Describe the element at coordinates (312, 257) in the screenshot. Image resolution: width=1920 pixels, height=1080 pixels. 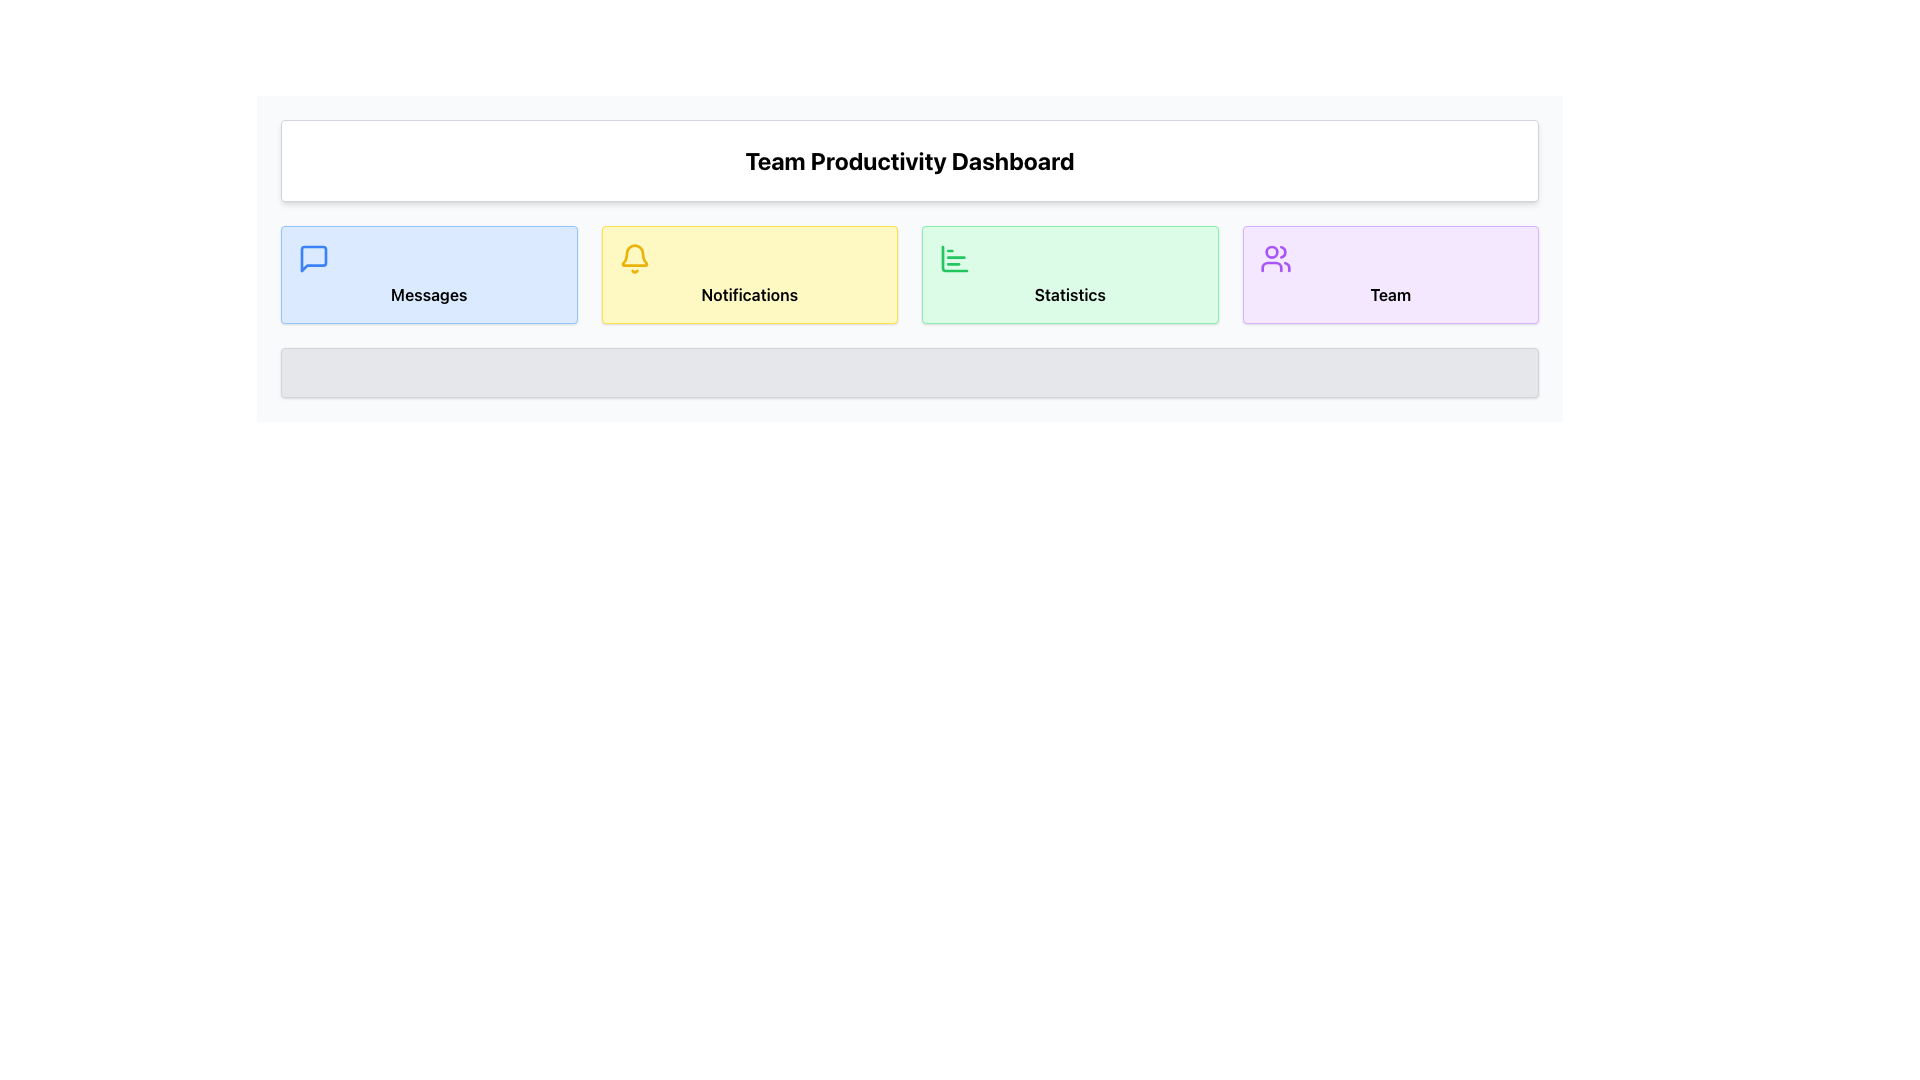
I see `the speech bubble icon with a blue outline located at the top-left corner of the 'Messages' card` at that location.